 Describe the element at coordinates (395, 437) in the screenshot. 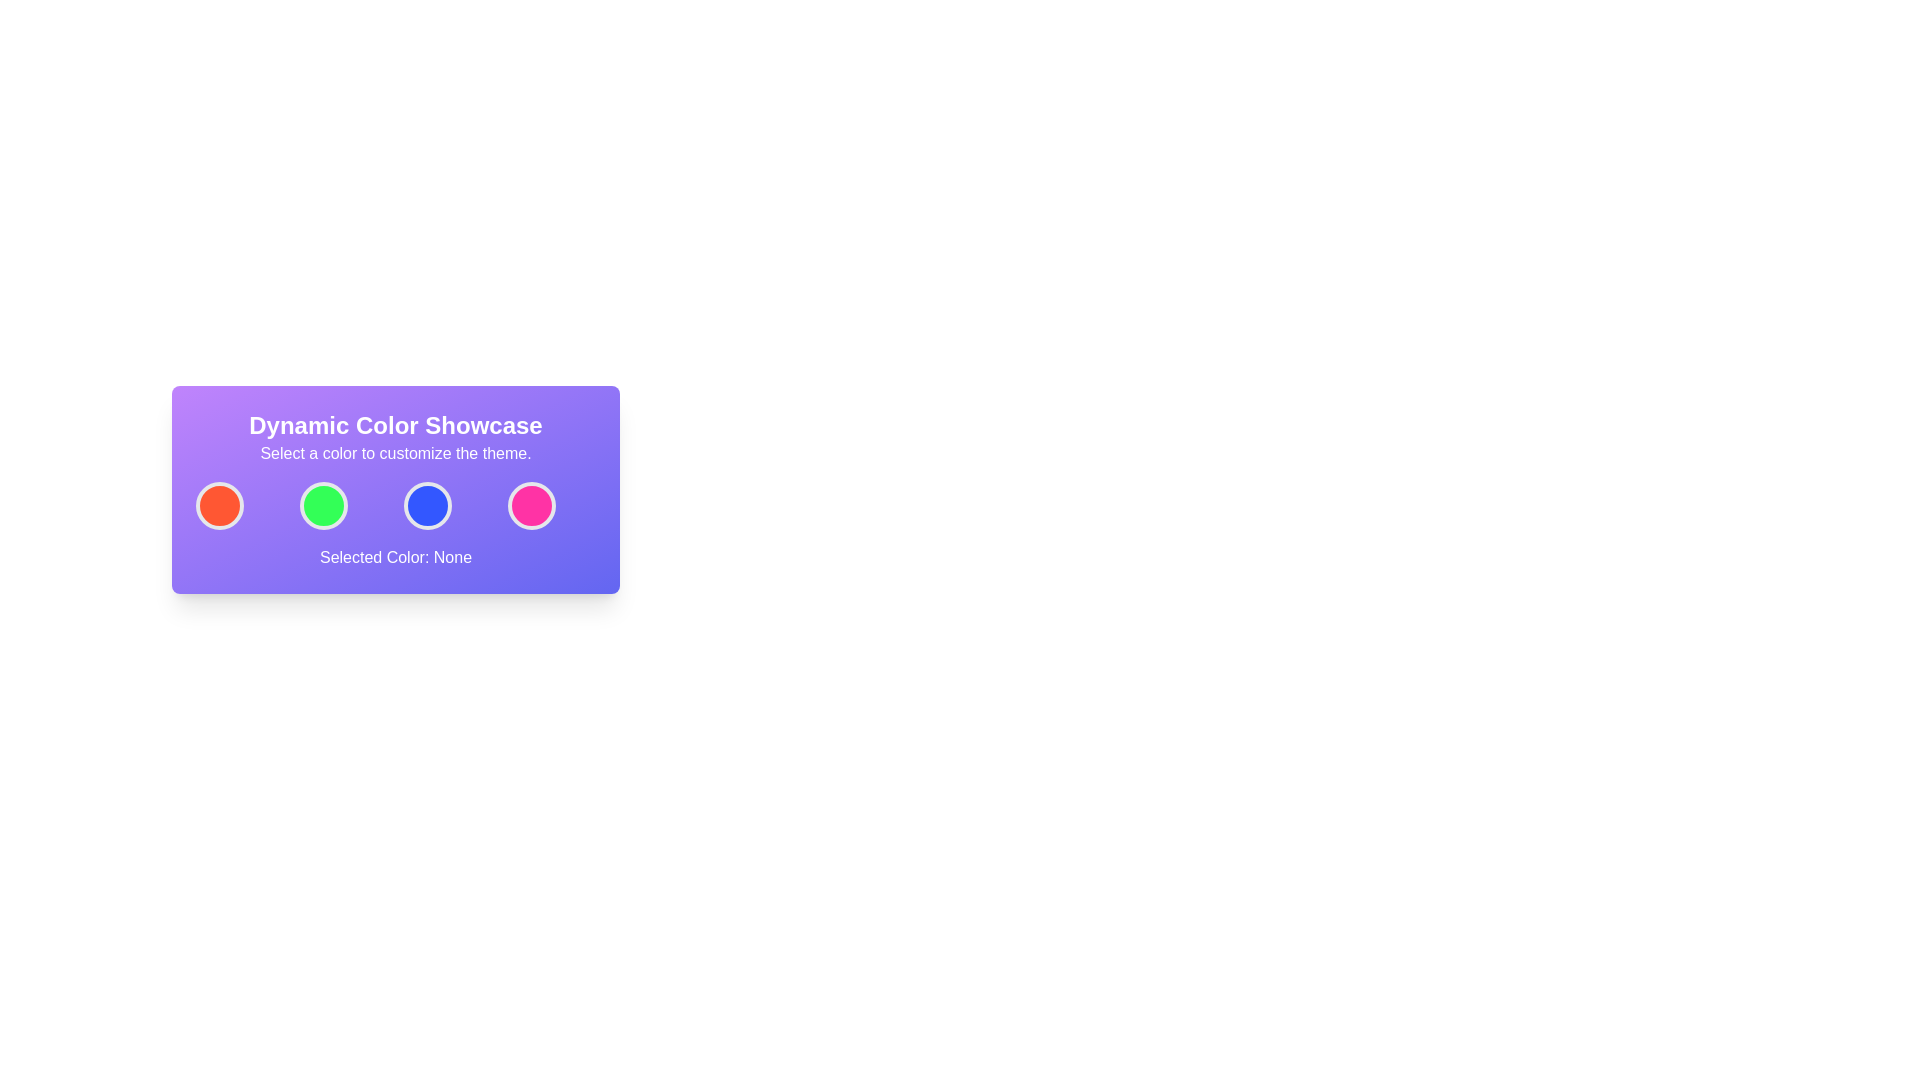

I see `the text display that reads 'Dynamic Color Showcase' followed by 'Select a color to customize the theme.' which is centered at the top of a gradient-styled purple-to-indigo rectangle` at that location.